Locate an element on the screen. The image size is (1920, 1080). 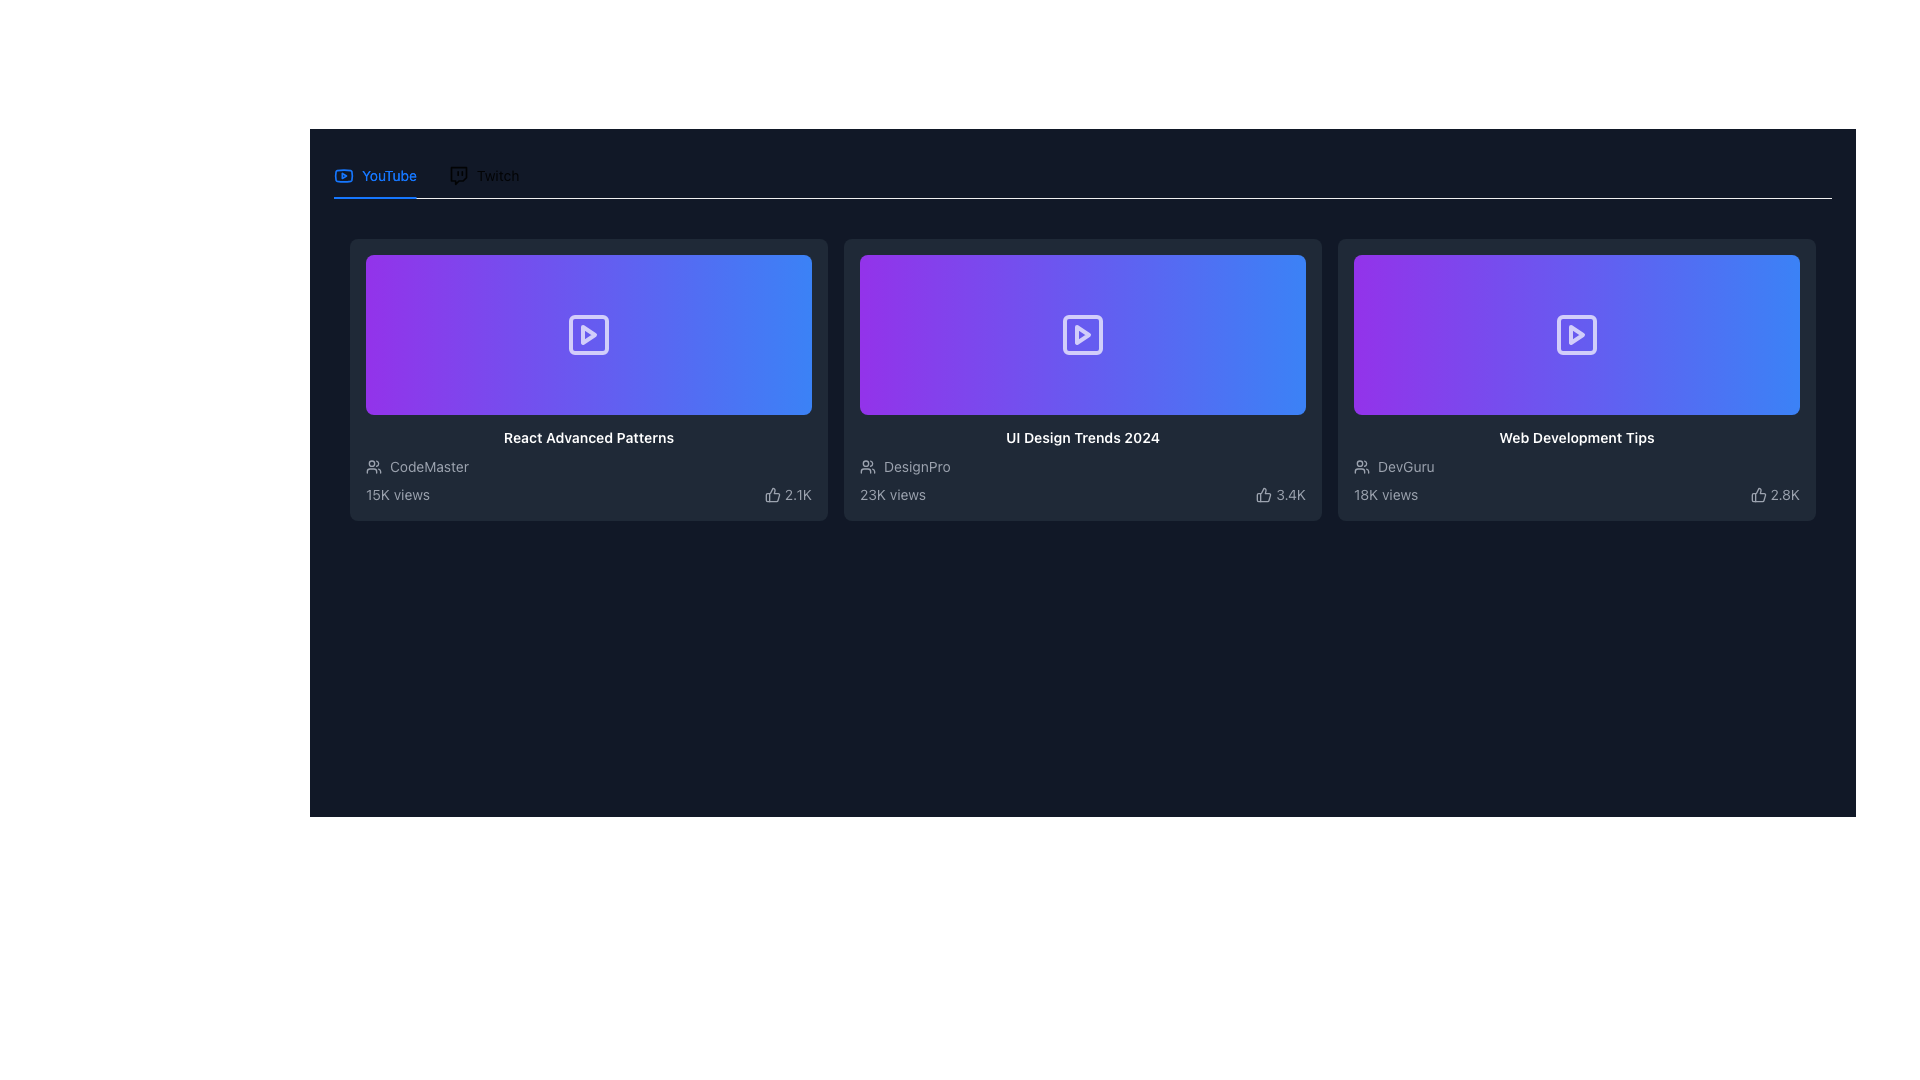
title of the video, which is represented by the text label located at the lower part of the rectangular card, directly below the thumbnail with a play icon is located at coordinates (1576, 437).